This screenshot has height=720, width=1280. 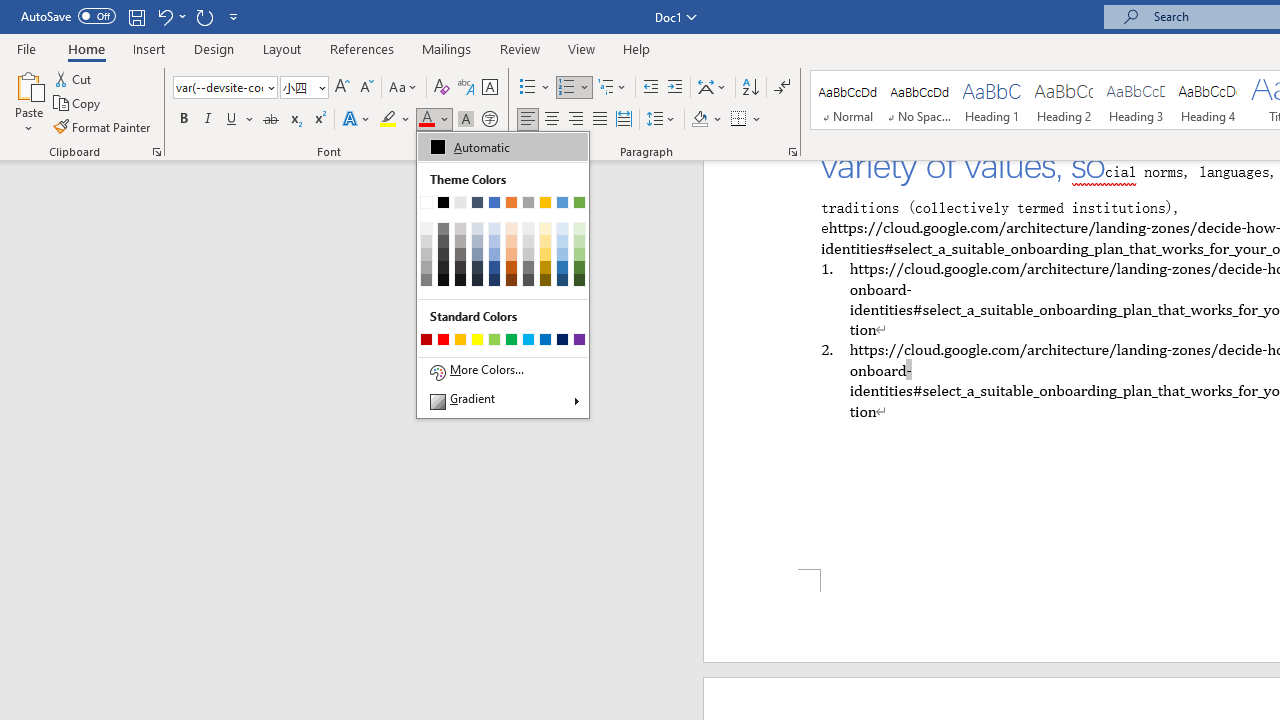 I want to click on 'Undo Paragraph Alignment', so click(x=164, y=16).